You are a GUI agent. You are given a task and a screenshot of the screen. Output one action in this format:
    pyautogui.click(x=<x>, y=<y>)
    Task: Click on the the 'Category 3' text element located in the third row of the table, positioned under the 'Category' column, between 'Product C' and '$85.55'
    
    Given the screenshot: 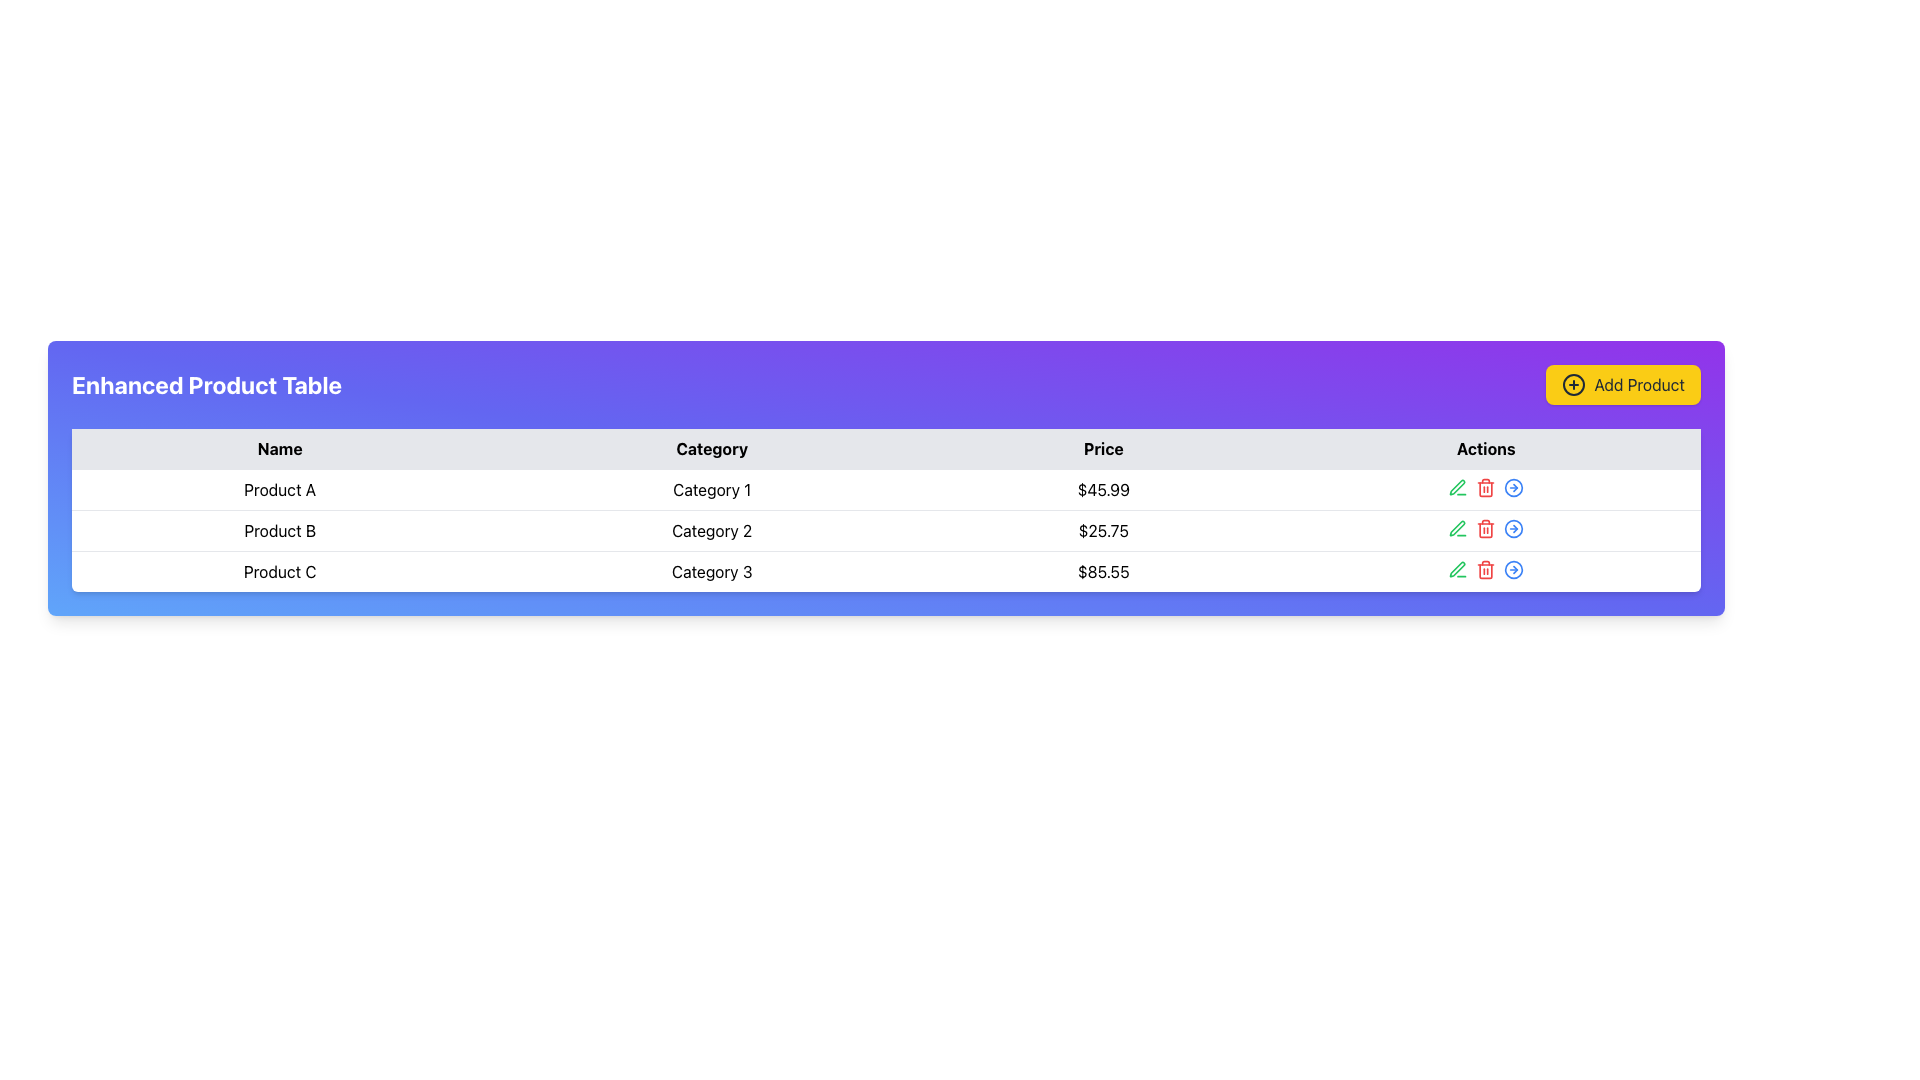 What is the action you would take?
    pyautogui.click(x=712, y=571)
    